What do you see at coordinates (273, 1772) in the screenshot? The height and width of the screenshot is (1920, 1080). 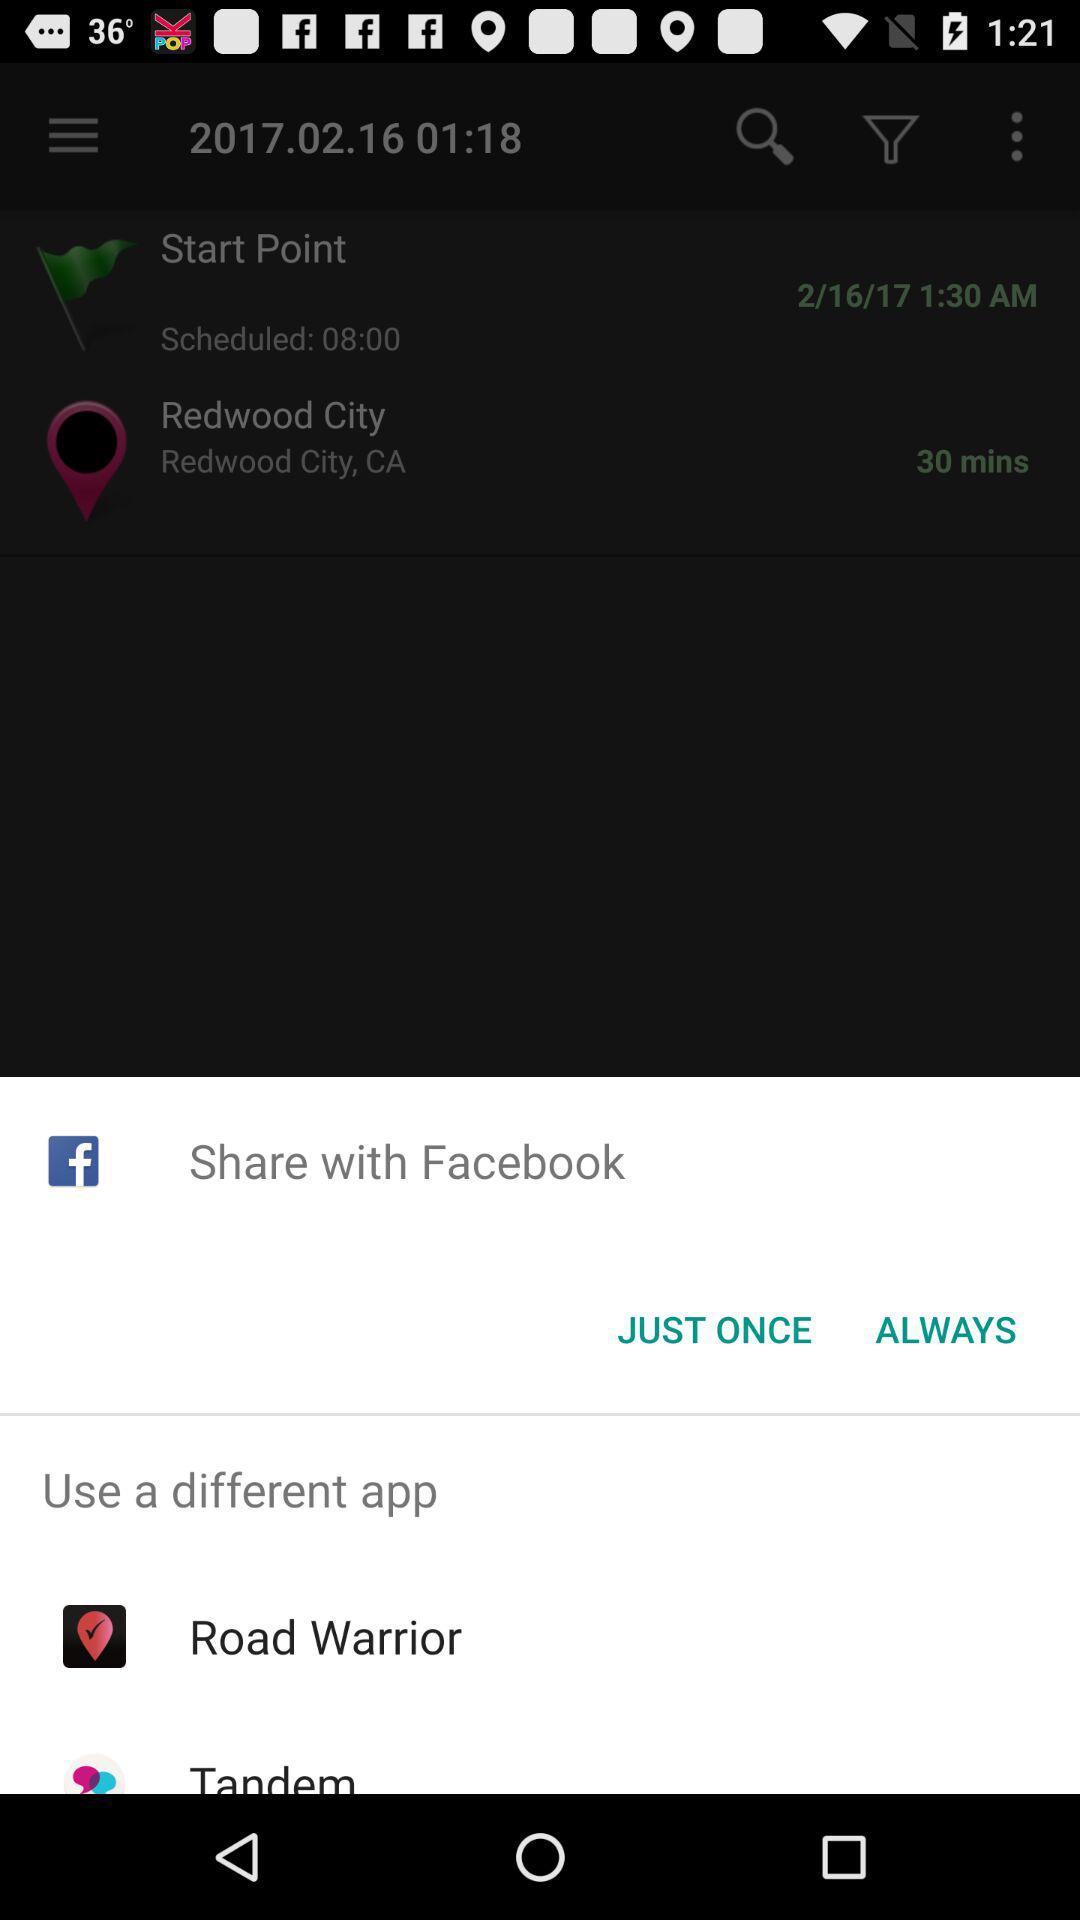 I see `the tandem icon` at bounding box center [273, 1772].